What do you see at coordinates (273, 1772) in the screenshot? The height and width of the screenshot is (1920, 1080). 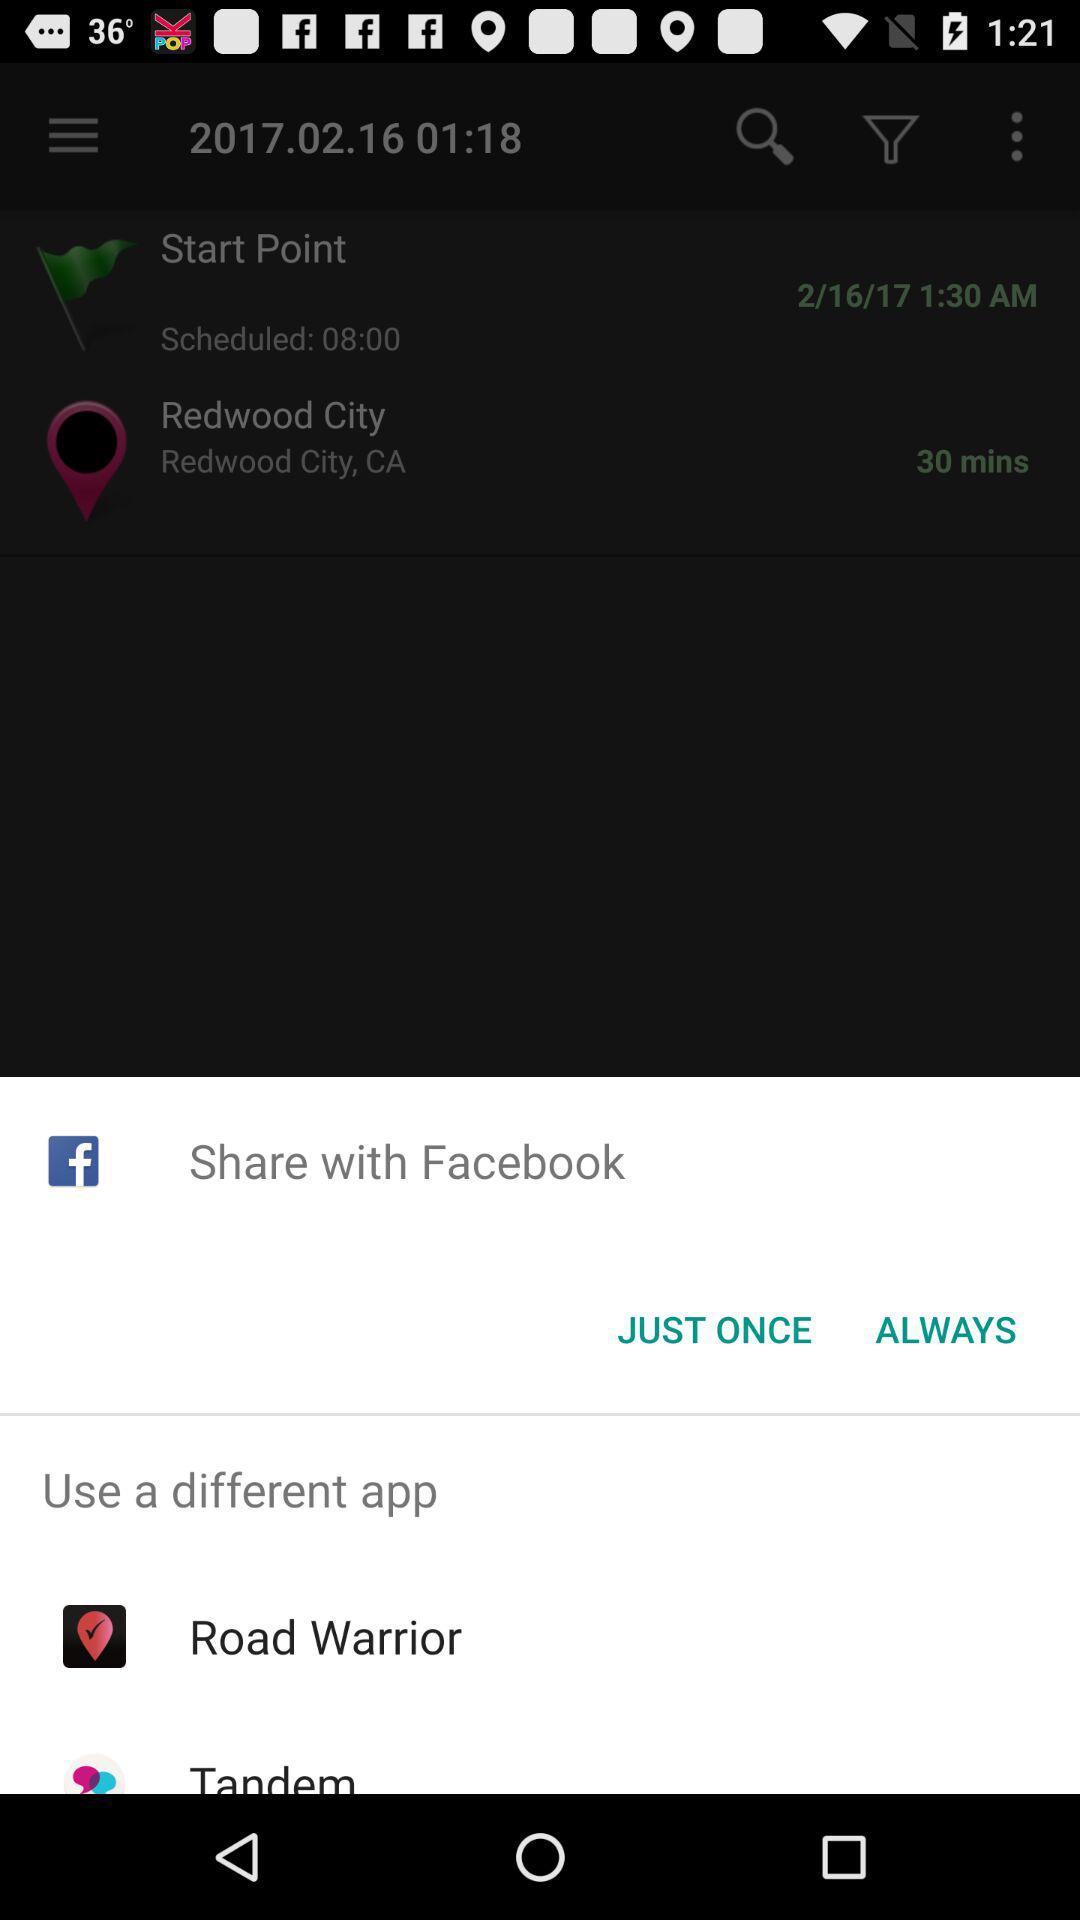 I see `the tandem icon` at bounding box center [273, 1772].